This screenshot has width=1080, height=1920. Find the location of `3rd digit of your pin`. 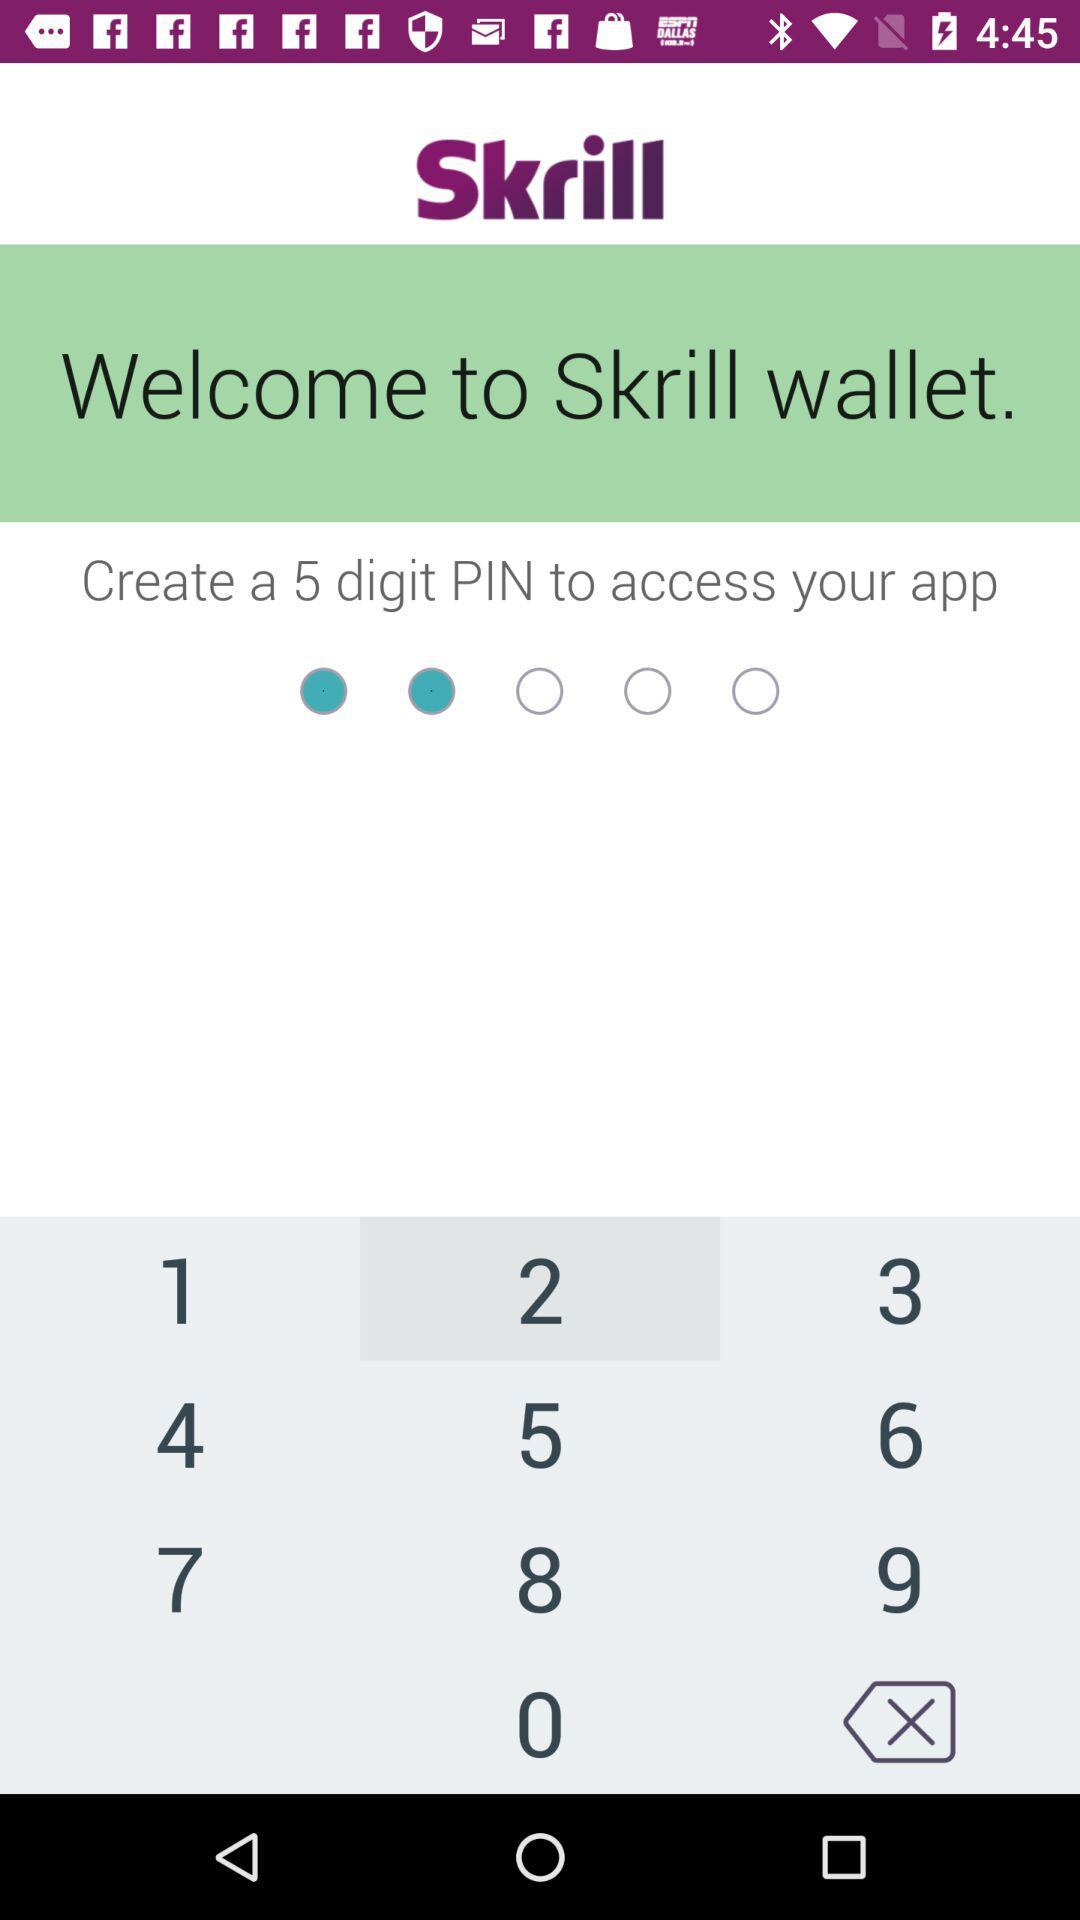

3rd digit of your pin is located at coordinates (538, 691).